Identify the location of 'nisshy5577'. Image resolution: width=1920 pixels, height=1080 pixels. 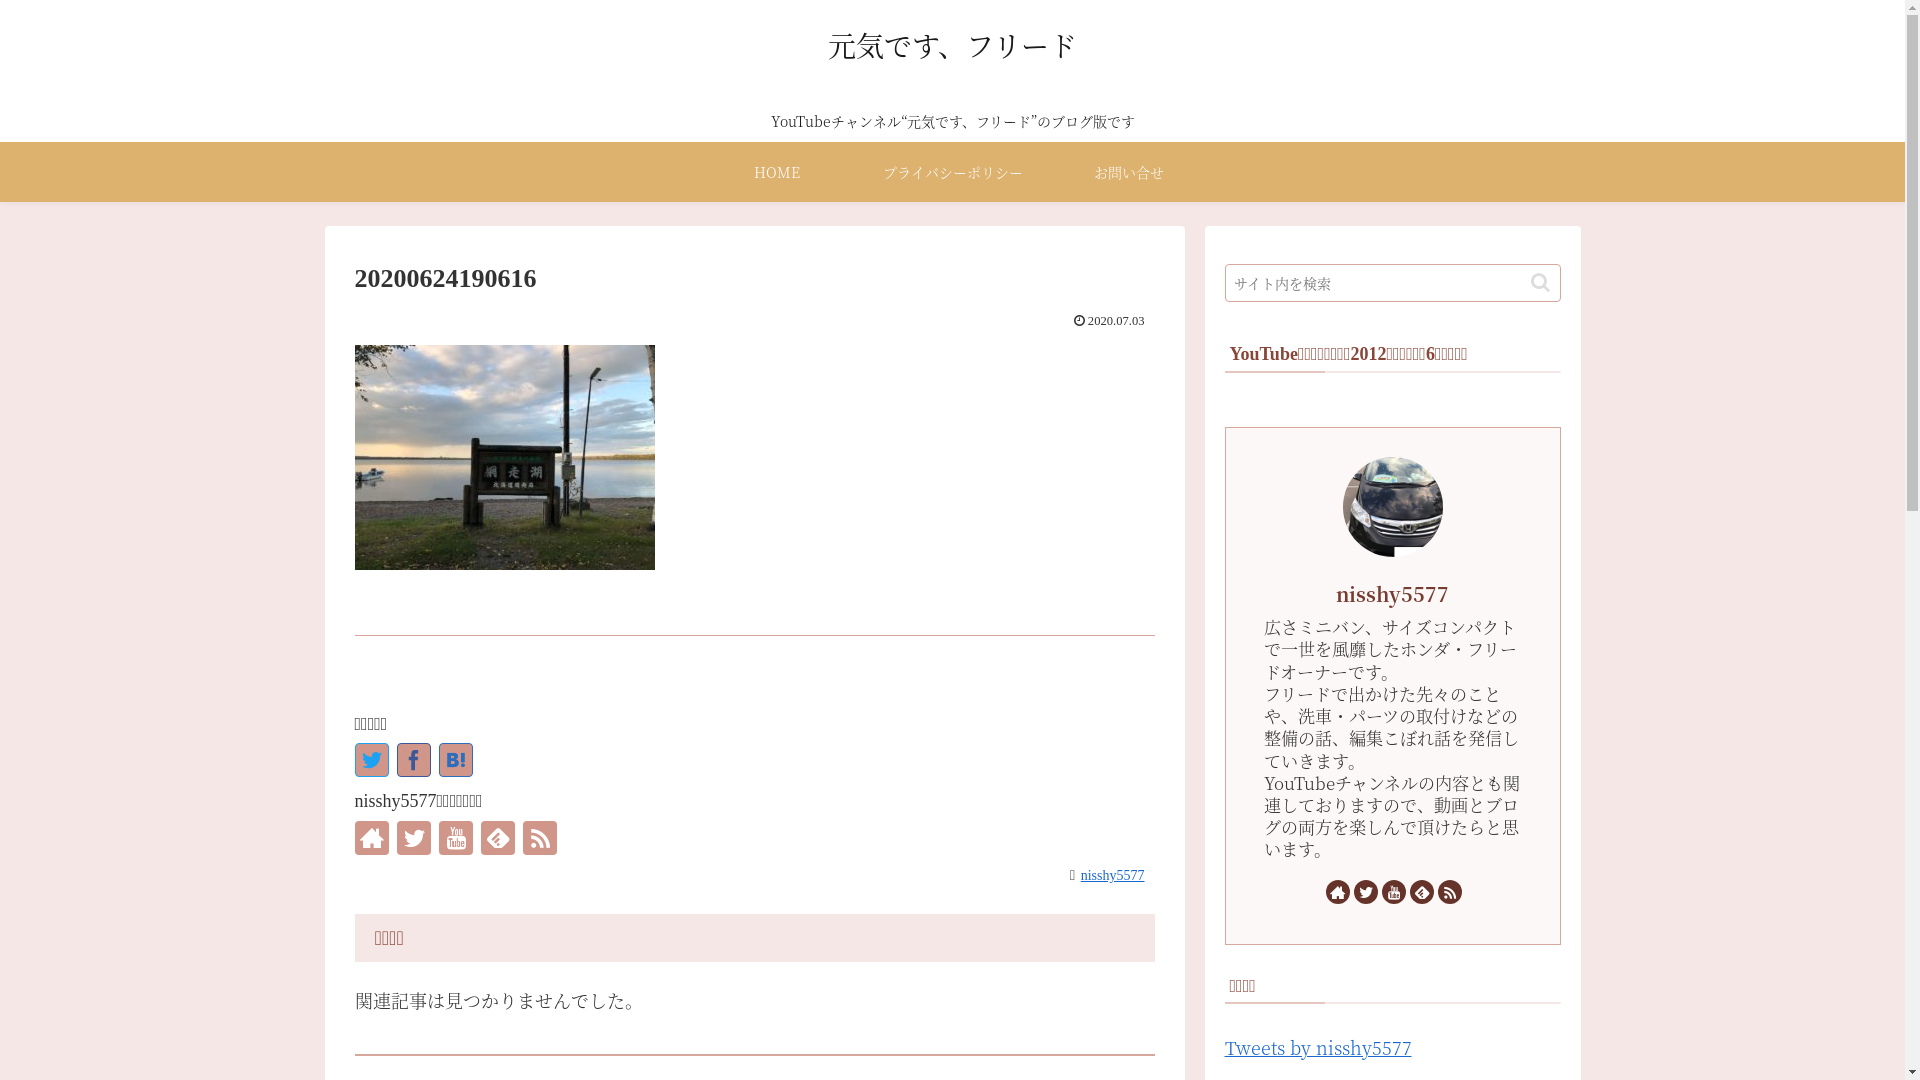
(1391, 592).